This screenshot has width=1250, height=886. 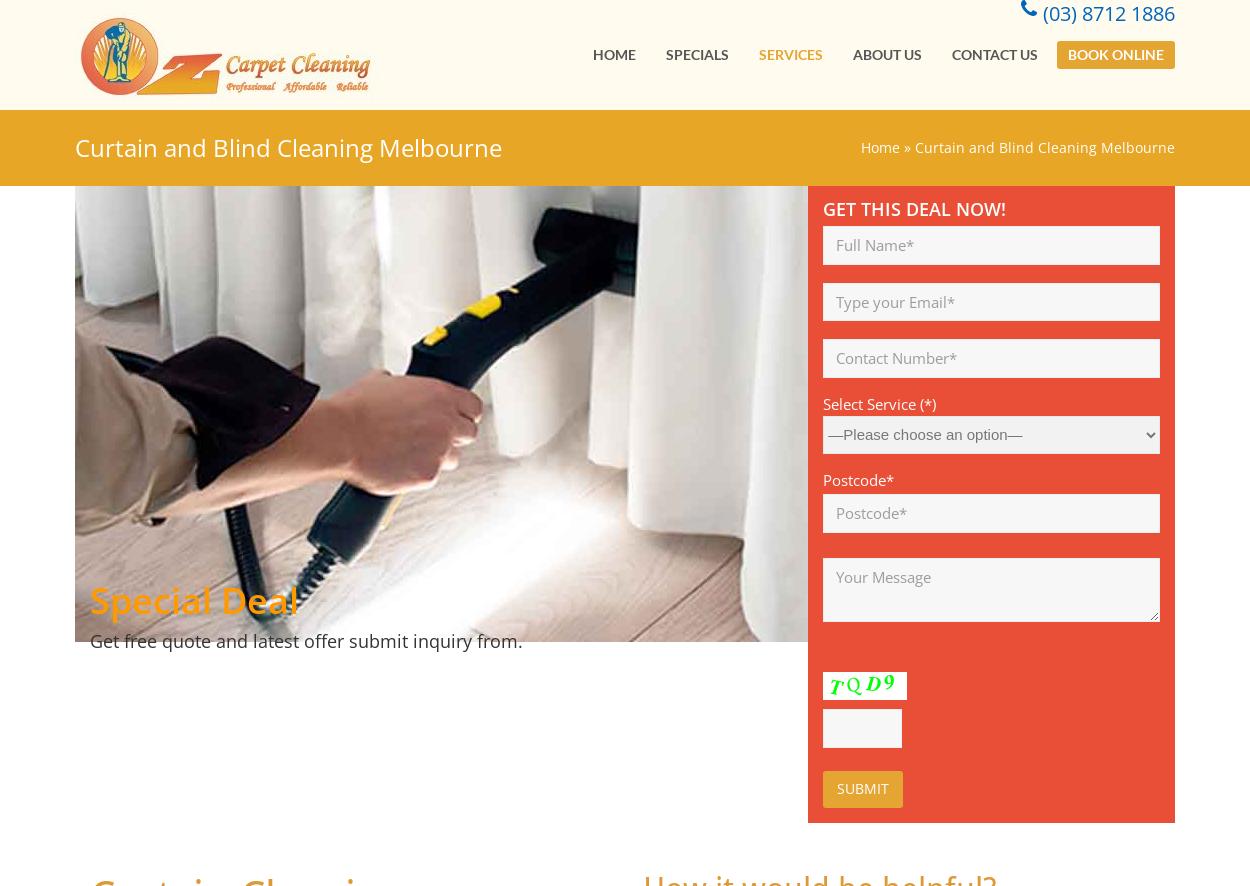 I want to click on 'Book Online', so click(x=1115, y=53).